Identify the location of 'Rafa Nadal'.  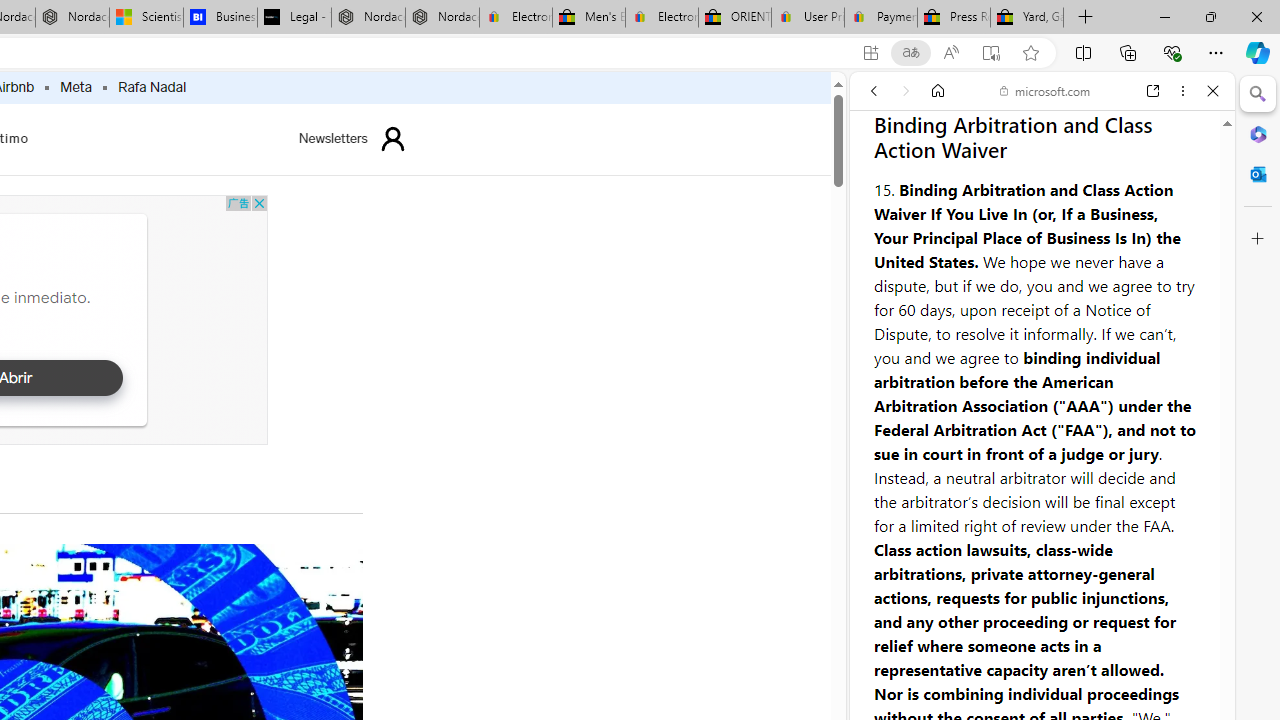
(151, 87).